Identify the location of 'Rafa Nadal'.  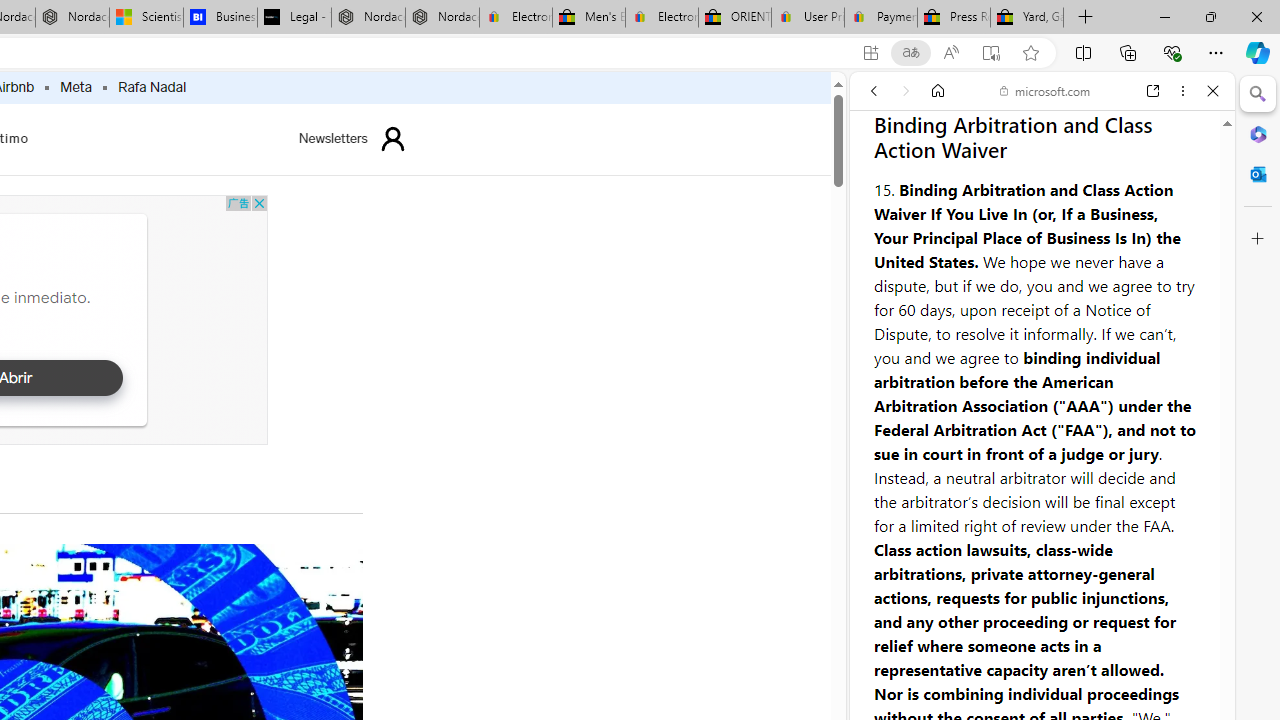
(151, 87).